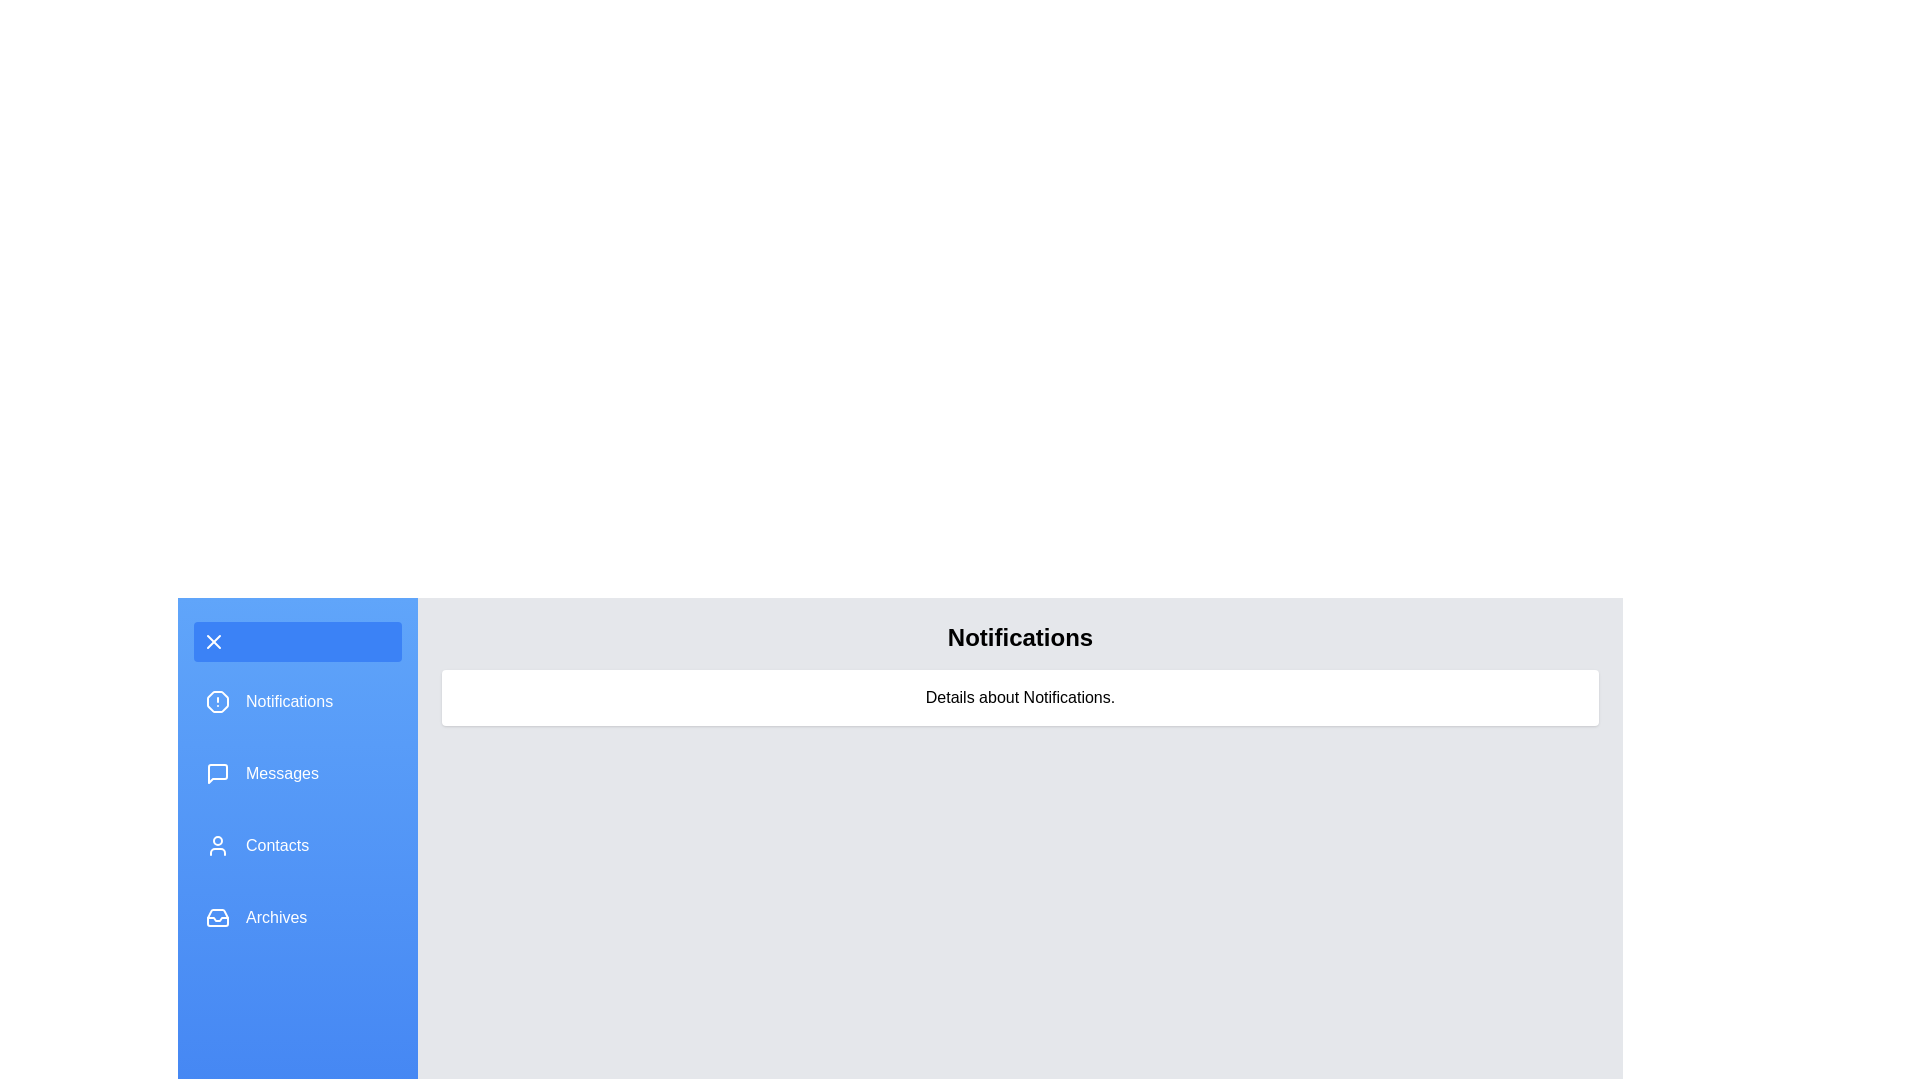 Image resolution: width=1920 pixels, height=1080 pixels. I want to click on the menu section Archives, so click(296, 918).